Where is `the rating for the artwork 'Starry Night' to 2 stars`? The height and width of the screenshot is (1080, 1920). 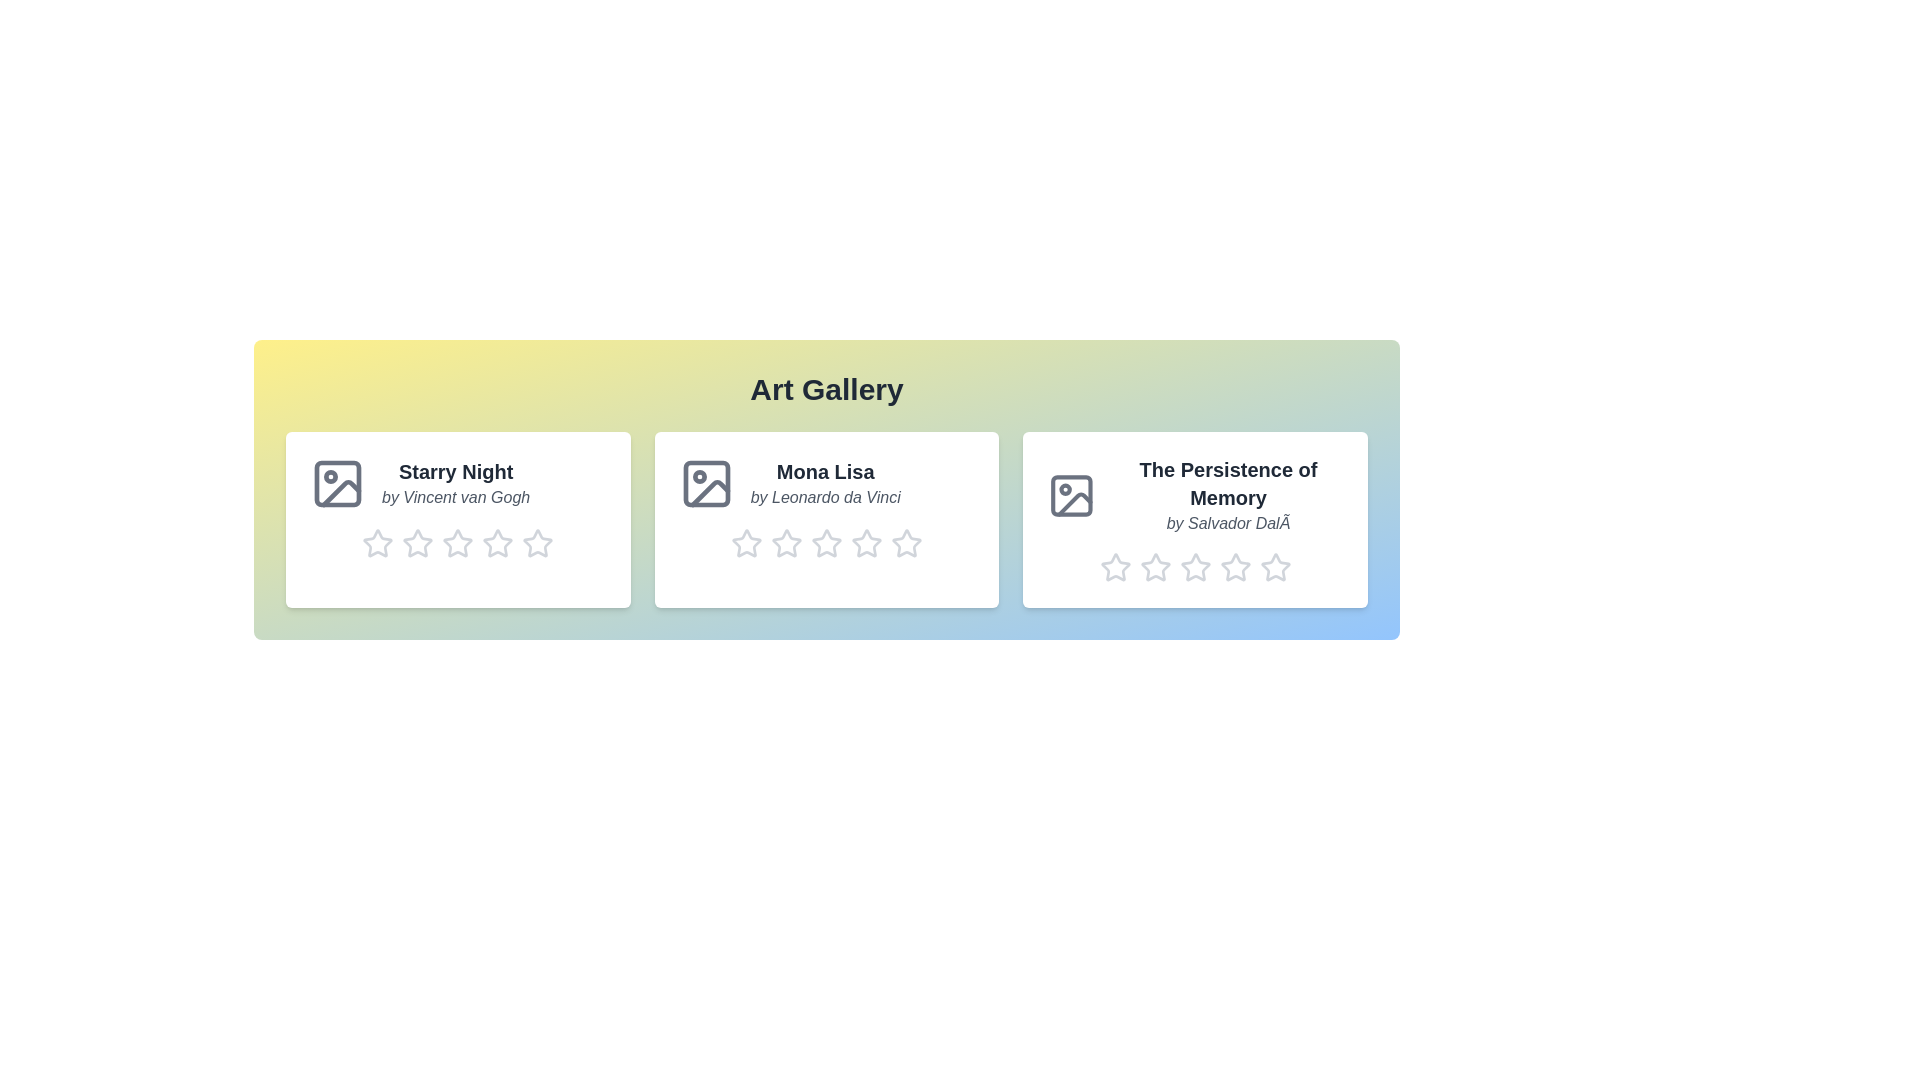
the rating for the artwork 'Starry Night' to 2 stars is located at coordinates (416, 543).